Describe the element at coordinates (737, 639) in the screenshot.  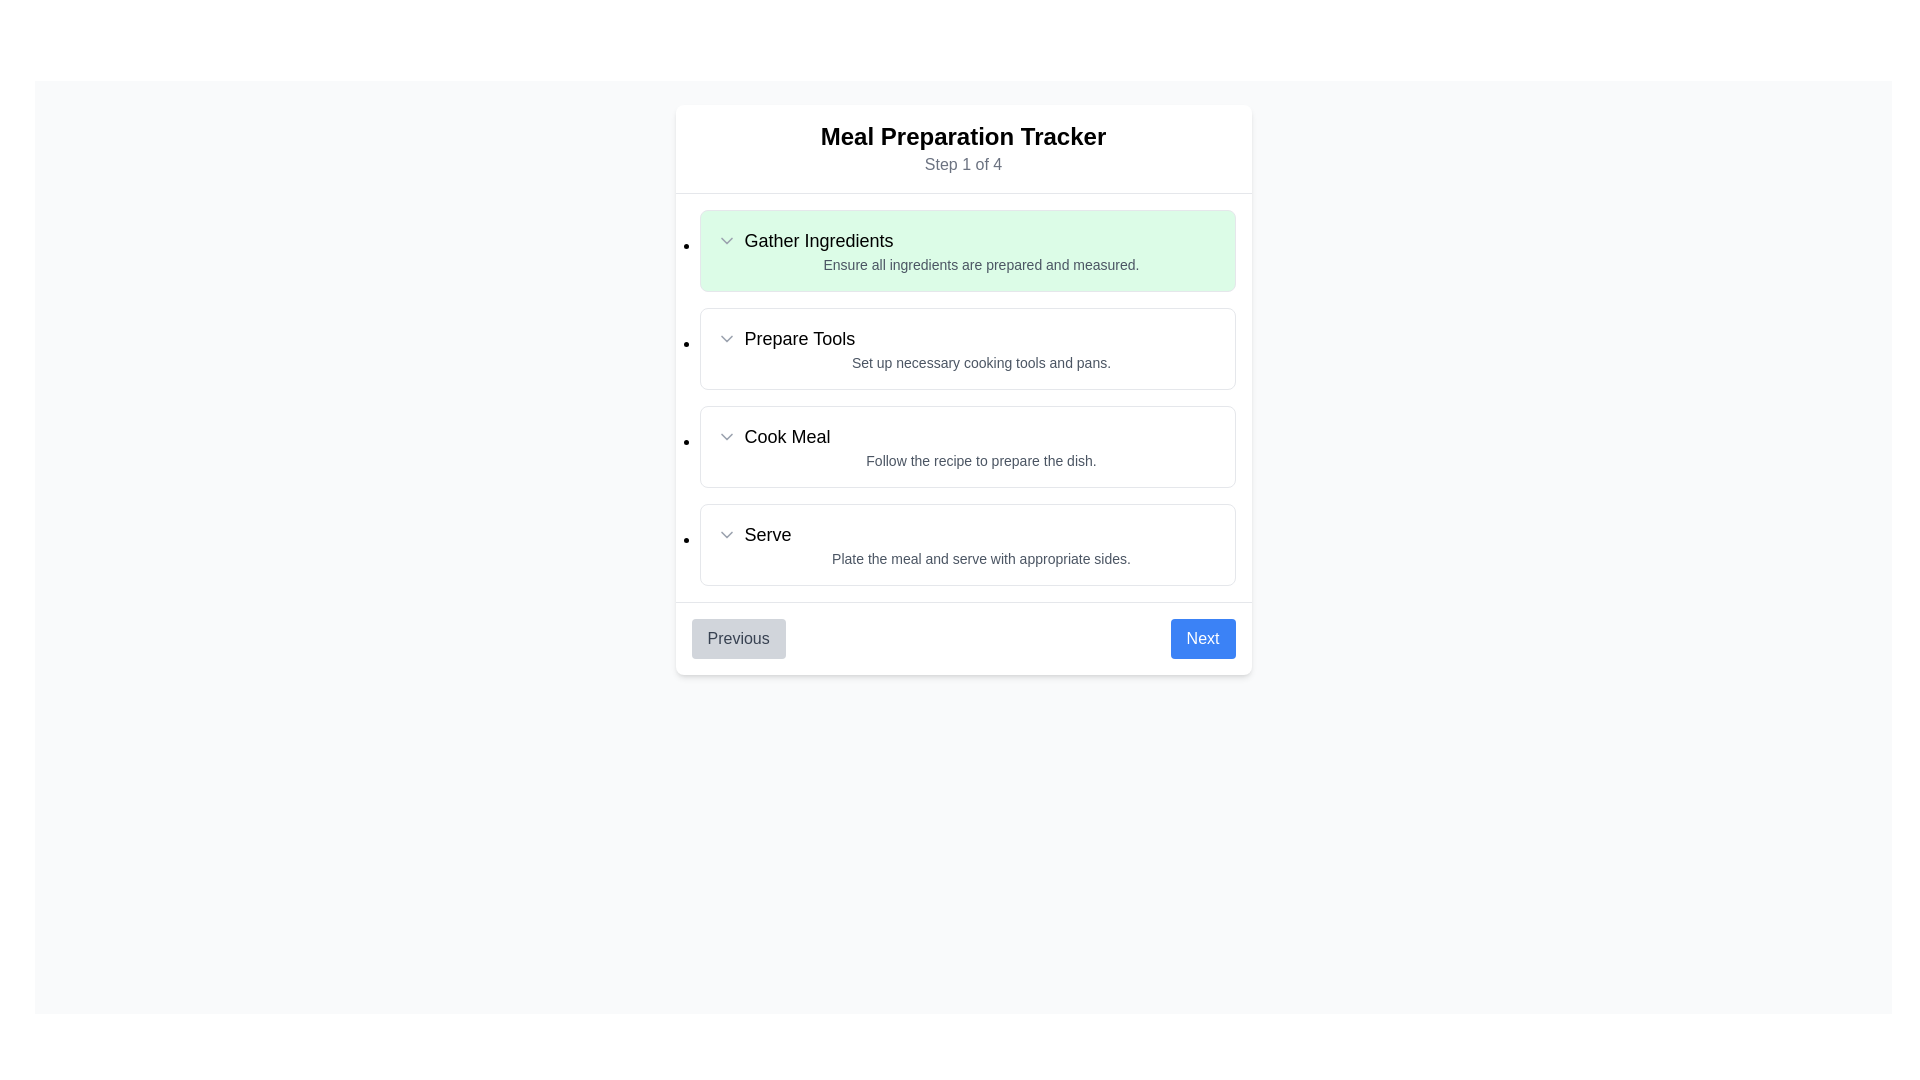
I see `the navigation button located in the bottom left corner of the button group to observe interactive effects` at that location.